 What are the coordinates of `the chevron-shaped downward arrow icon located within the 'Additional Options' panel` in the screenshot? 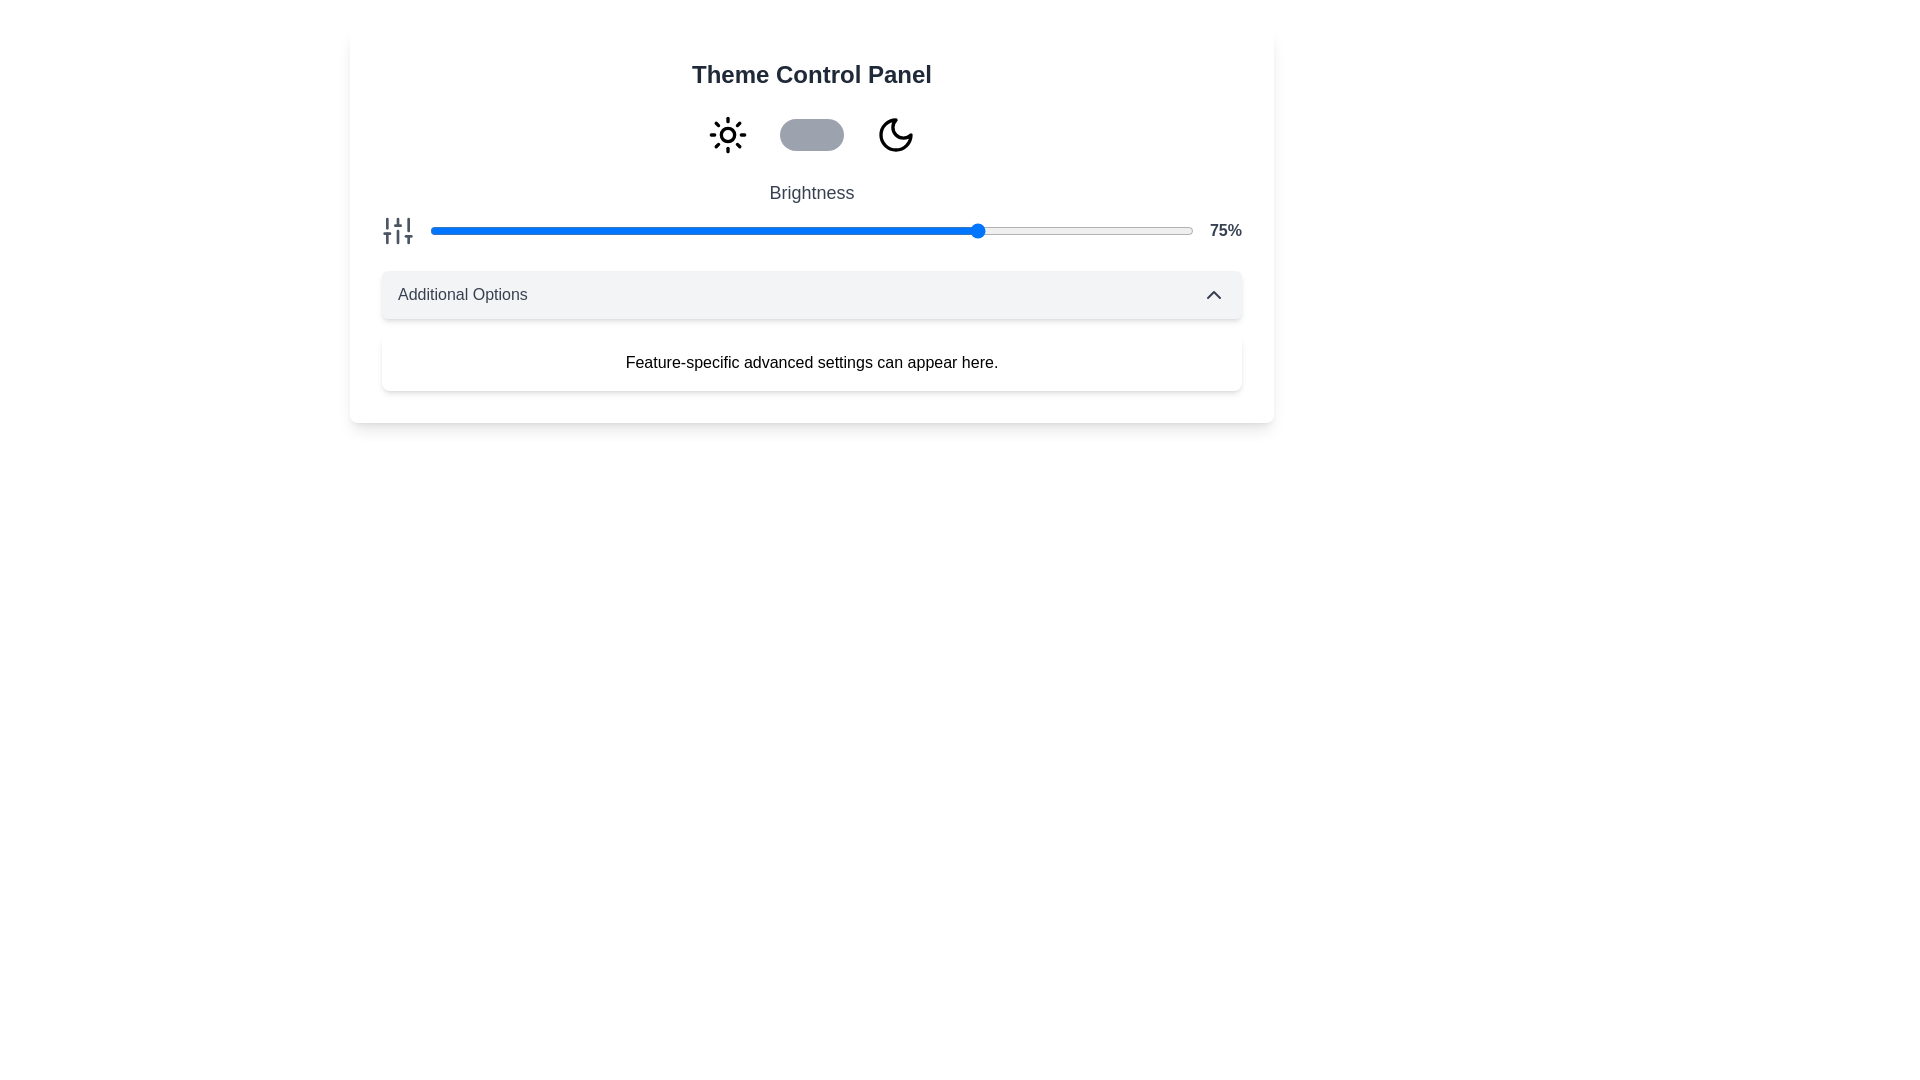 It's located at (1213, 294).